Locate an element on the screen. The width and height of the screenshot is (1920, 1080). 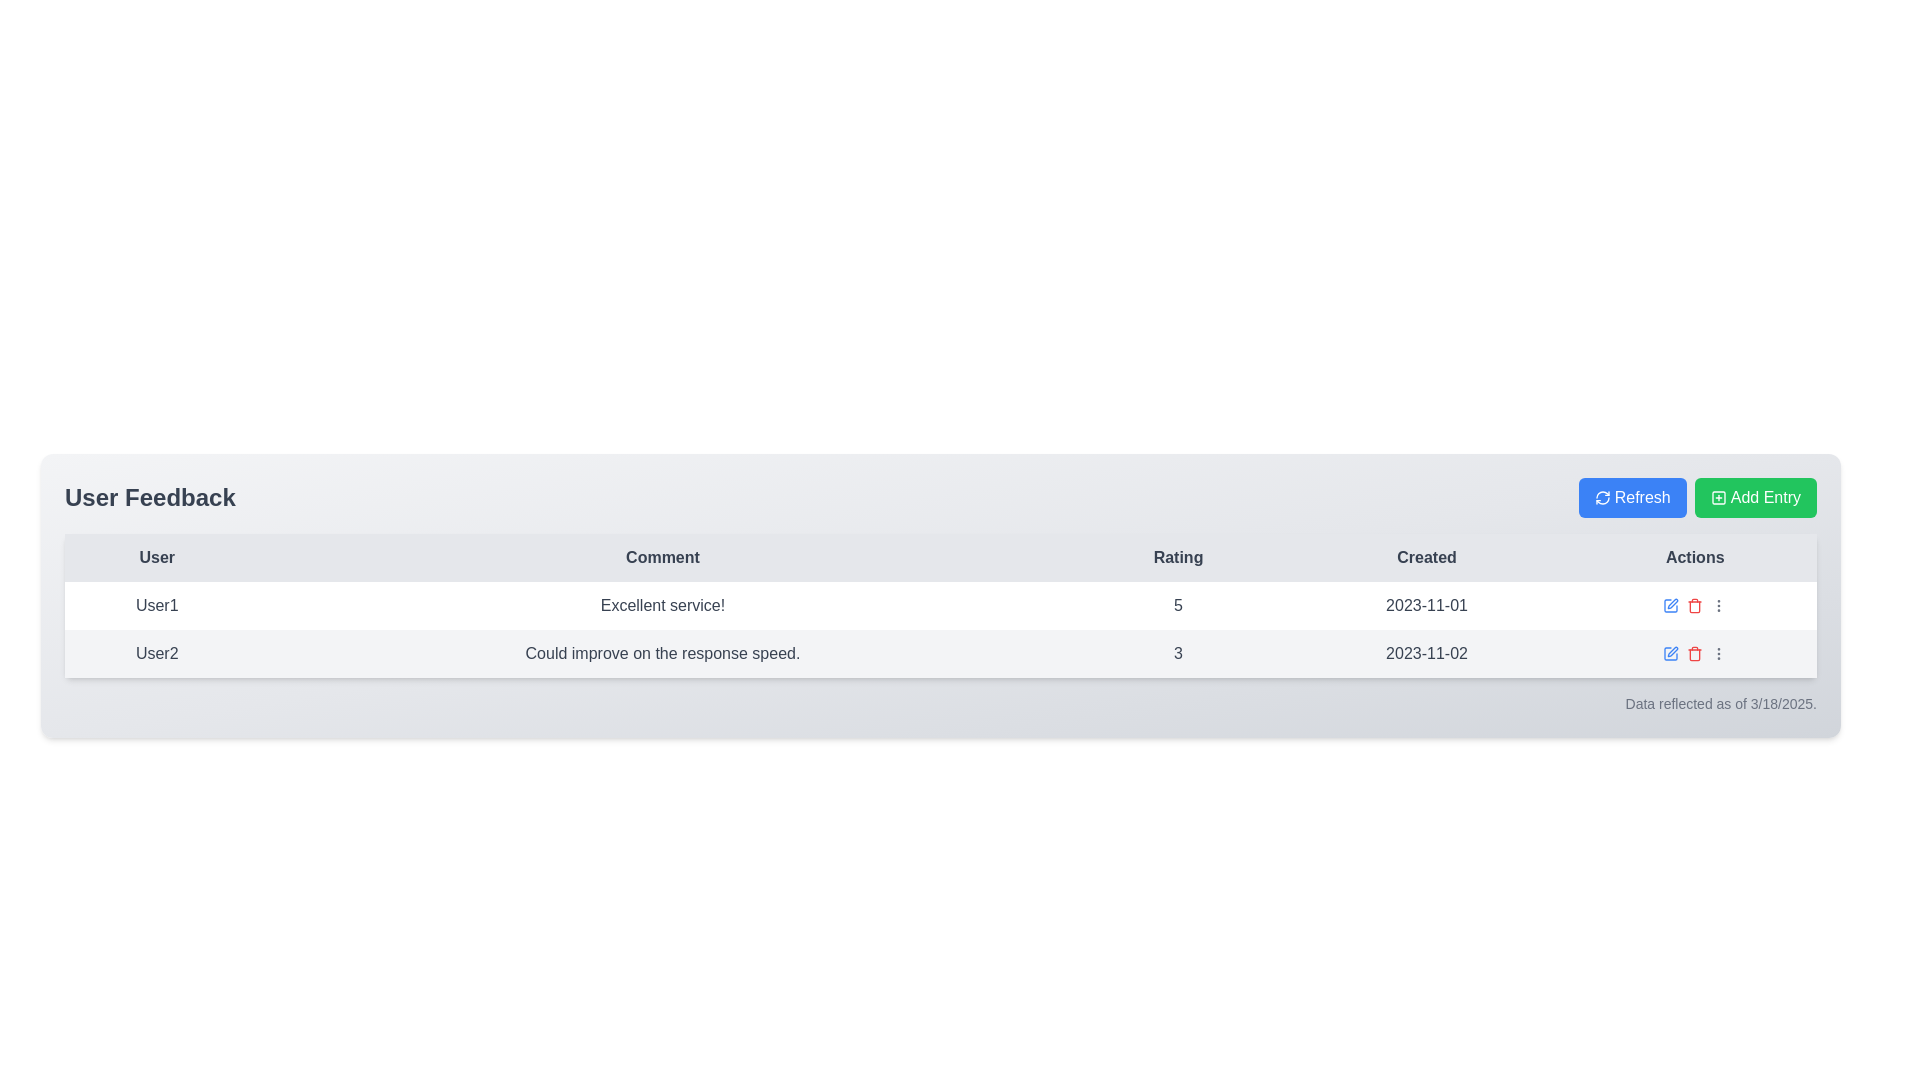
the static text element displaying 'Excellent service!' located in the second cell of the second row of the feedback table, which is in the comments column is located at coordinates (662, 604).